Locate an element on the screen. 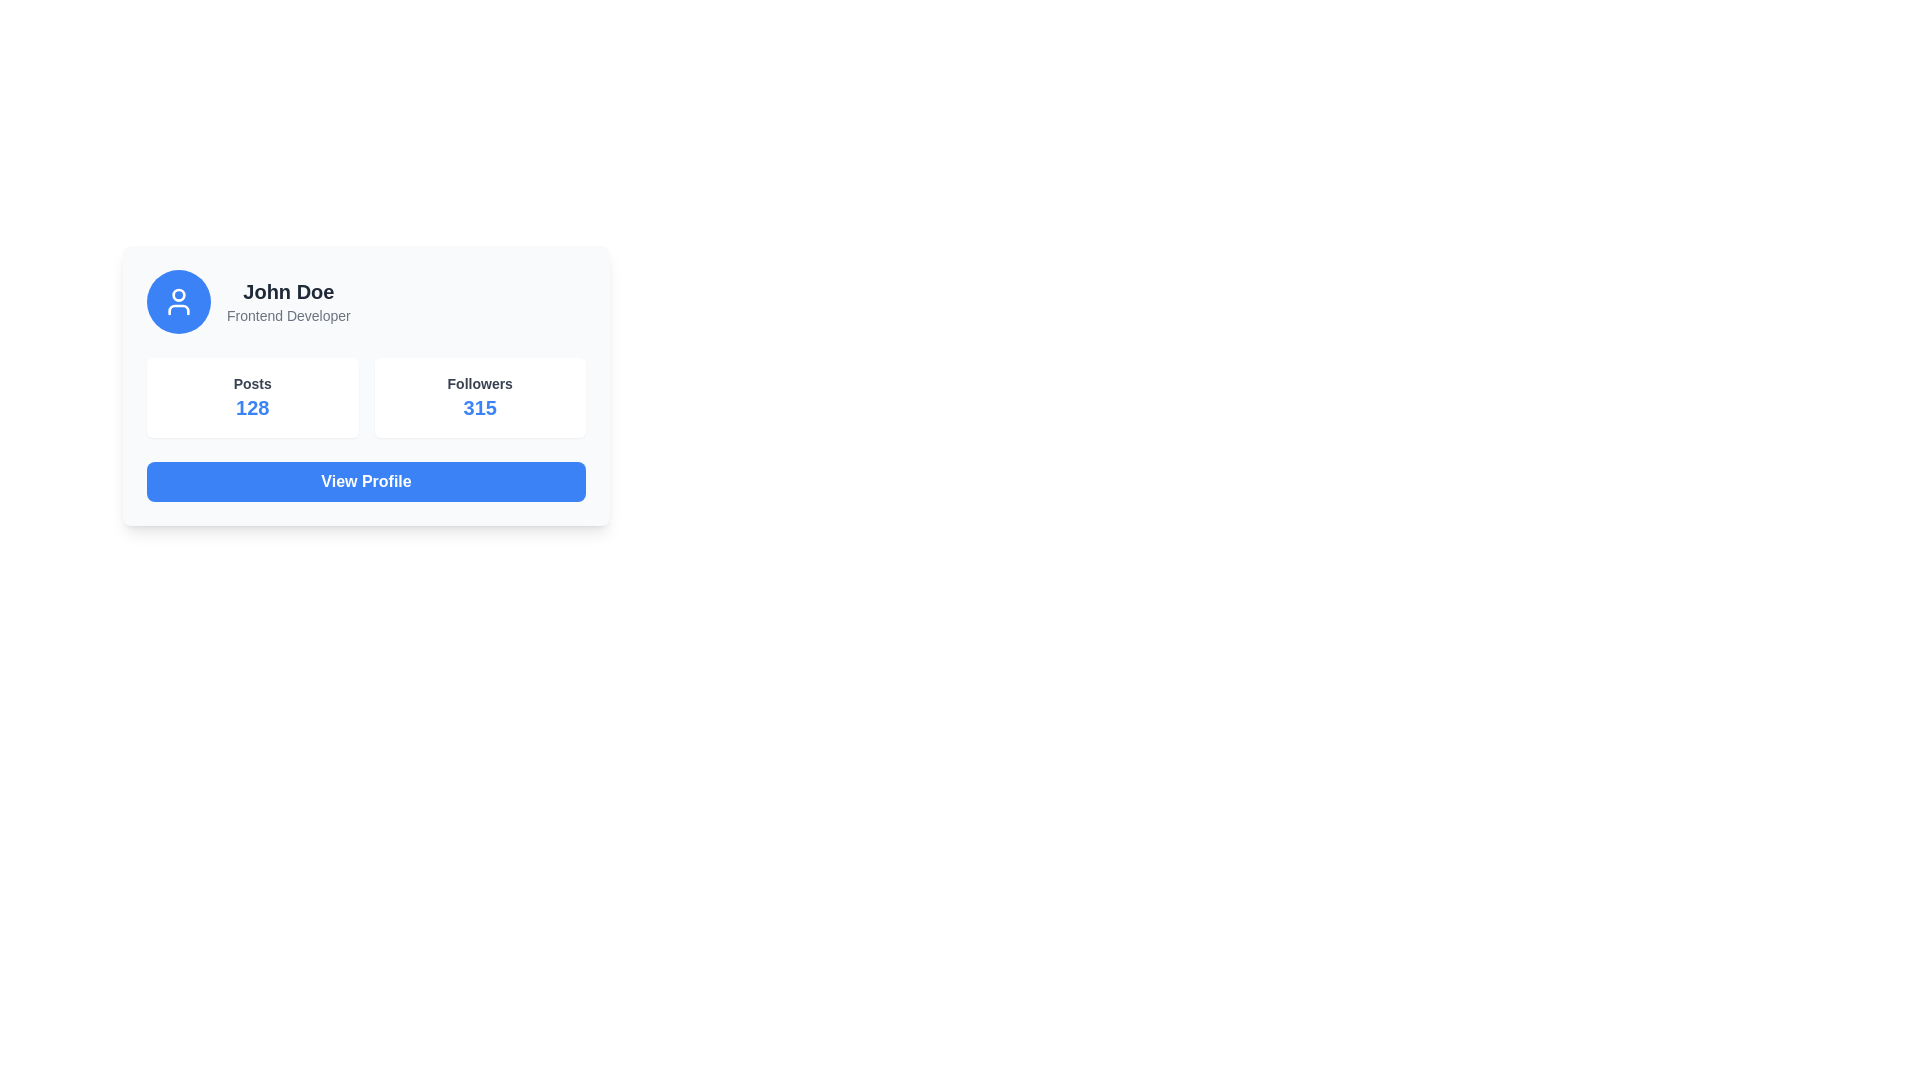  the button at the bottom of the card layout is located at coordinates (366, 482).